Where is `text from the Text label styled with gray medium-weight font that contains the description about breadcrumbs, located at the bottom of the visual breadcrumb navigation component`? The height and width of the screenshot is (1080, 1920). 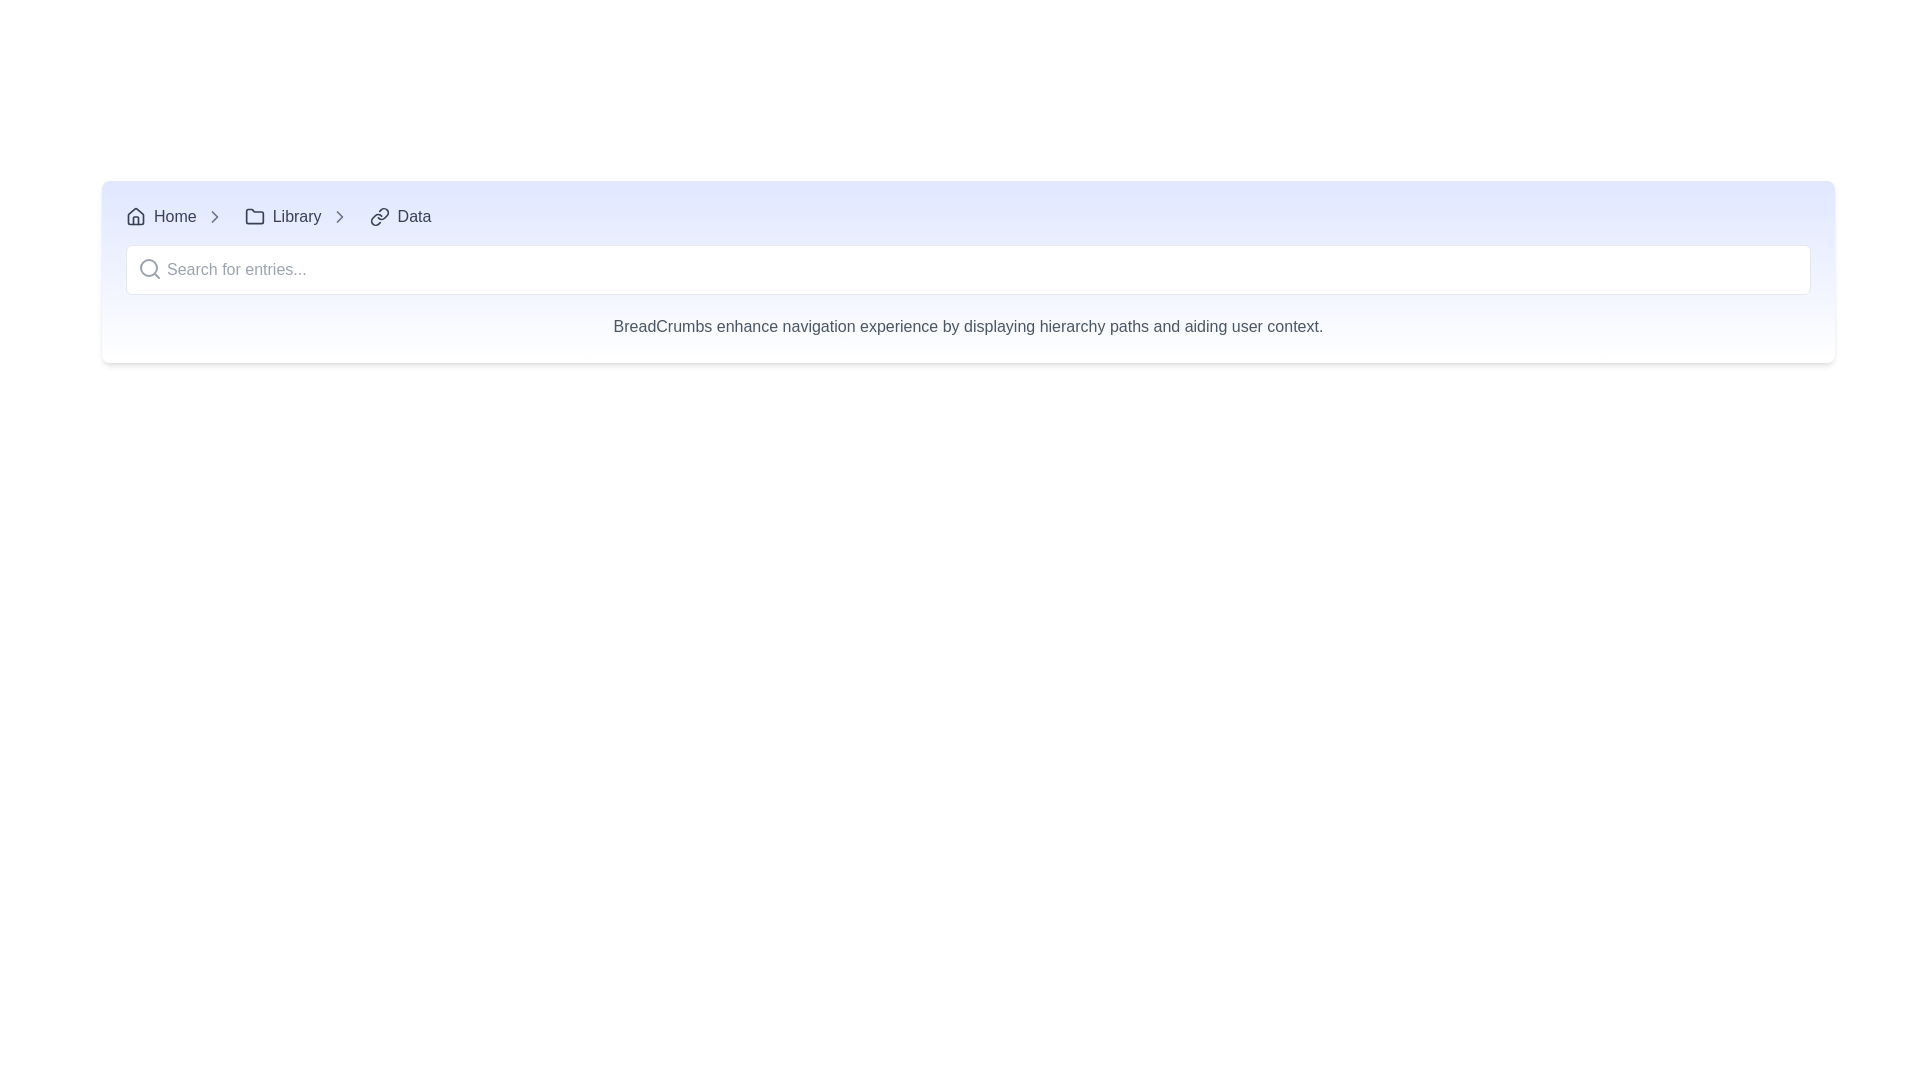
text from the Text label styled with gray medium-weight font that contains the description about breadcrumbs, located at the bottom of the visual breadcrumb navigation component is located at coordinates (968, 315).